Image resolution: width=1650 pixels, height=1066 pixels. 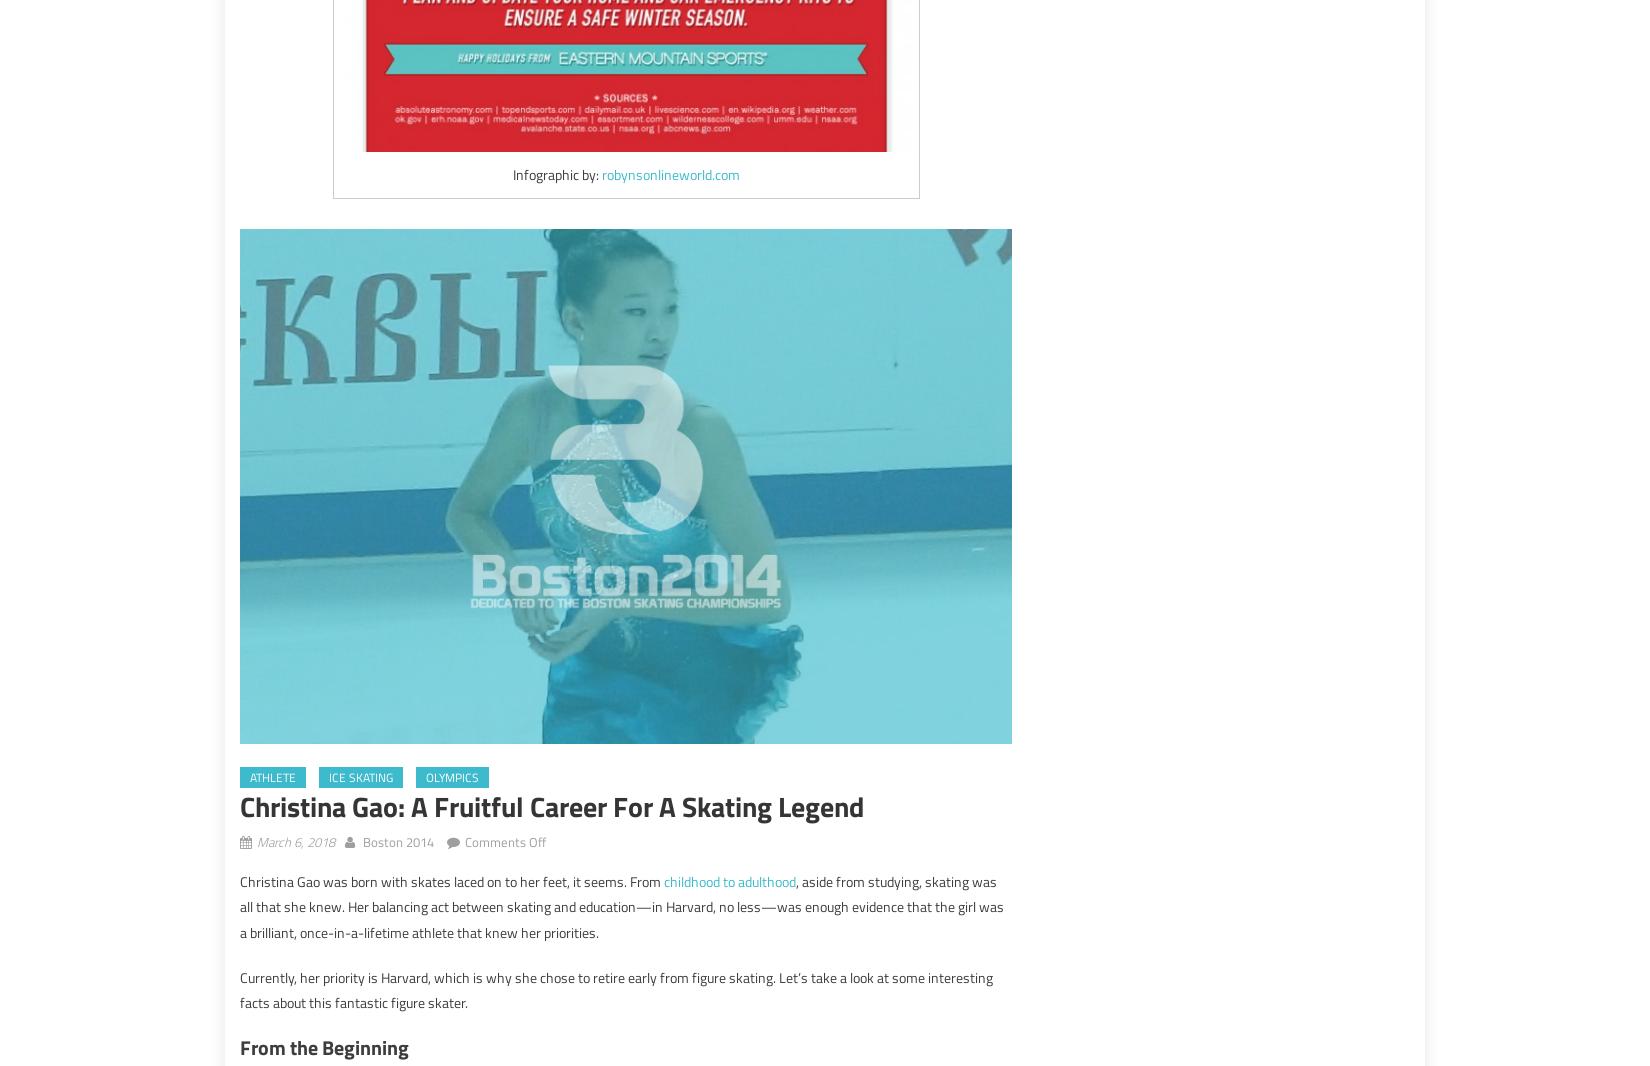 What do you see at coordinates (669, 173) in the screenshot?
I see `'robynsonlineworld.com'` at bounding box center [669, 173].